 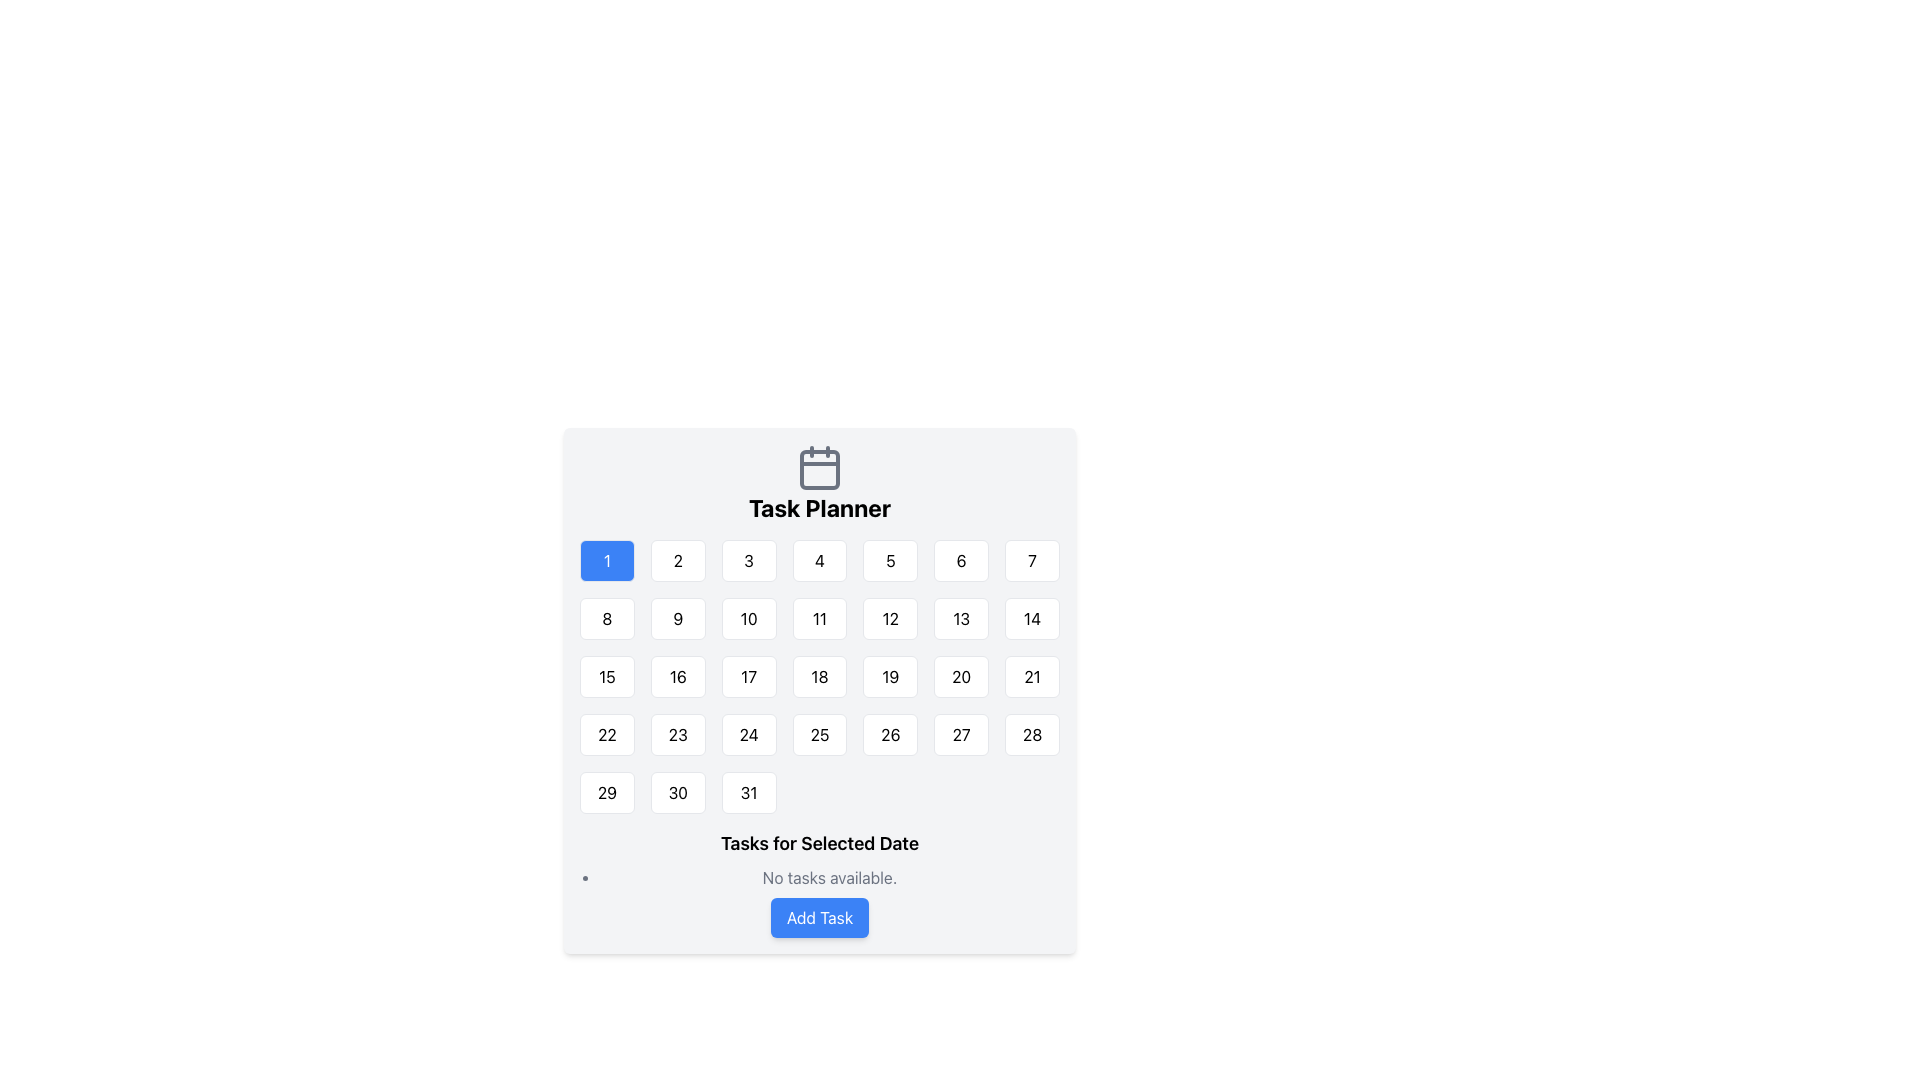 What do you see at coordinates (606, 560) in the screenshot?
I see `the blue rectangular button with white text '1' located in the top-left corner of the calendar grid` at bounding box center [606, 560].